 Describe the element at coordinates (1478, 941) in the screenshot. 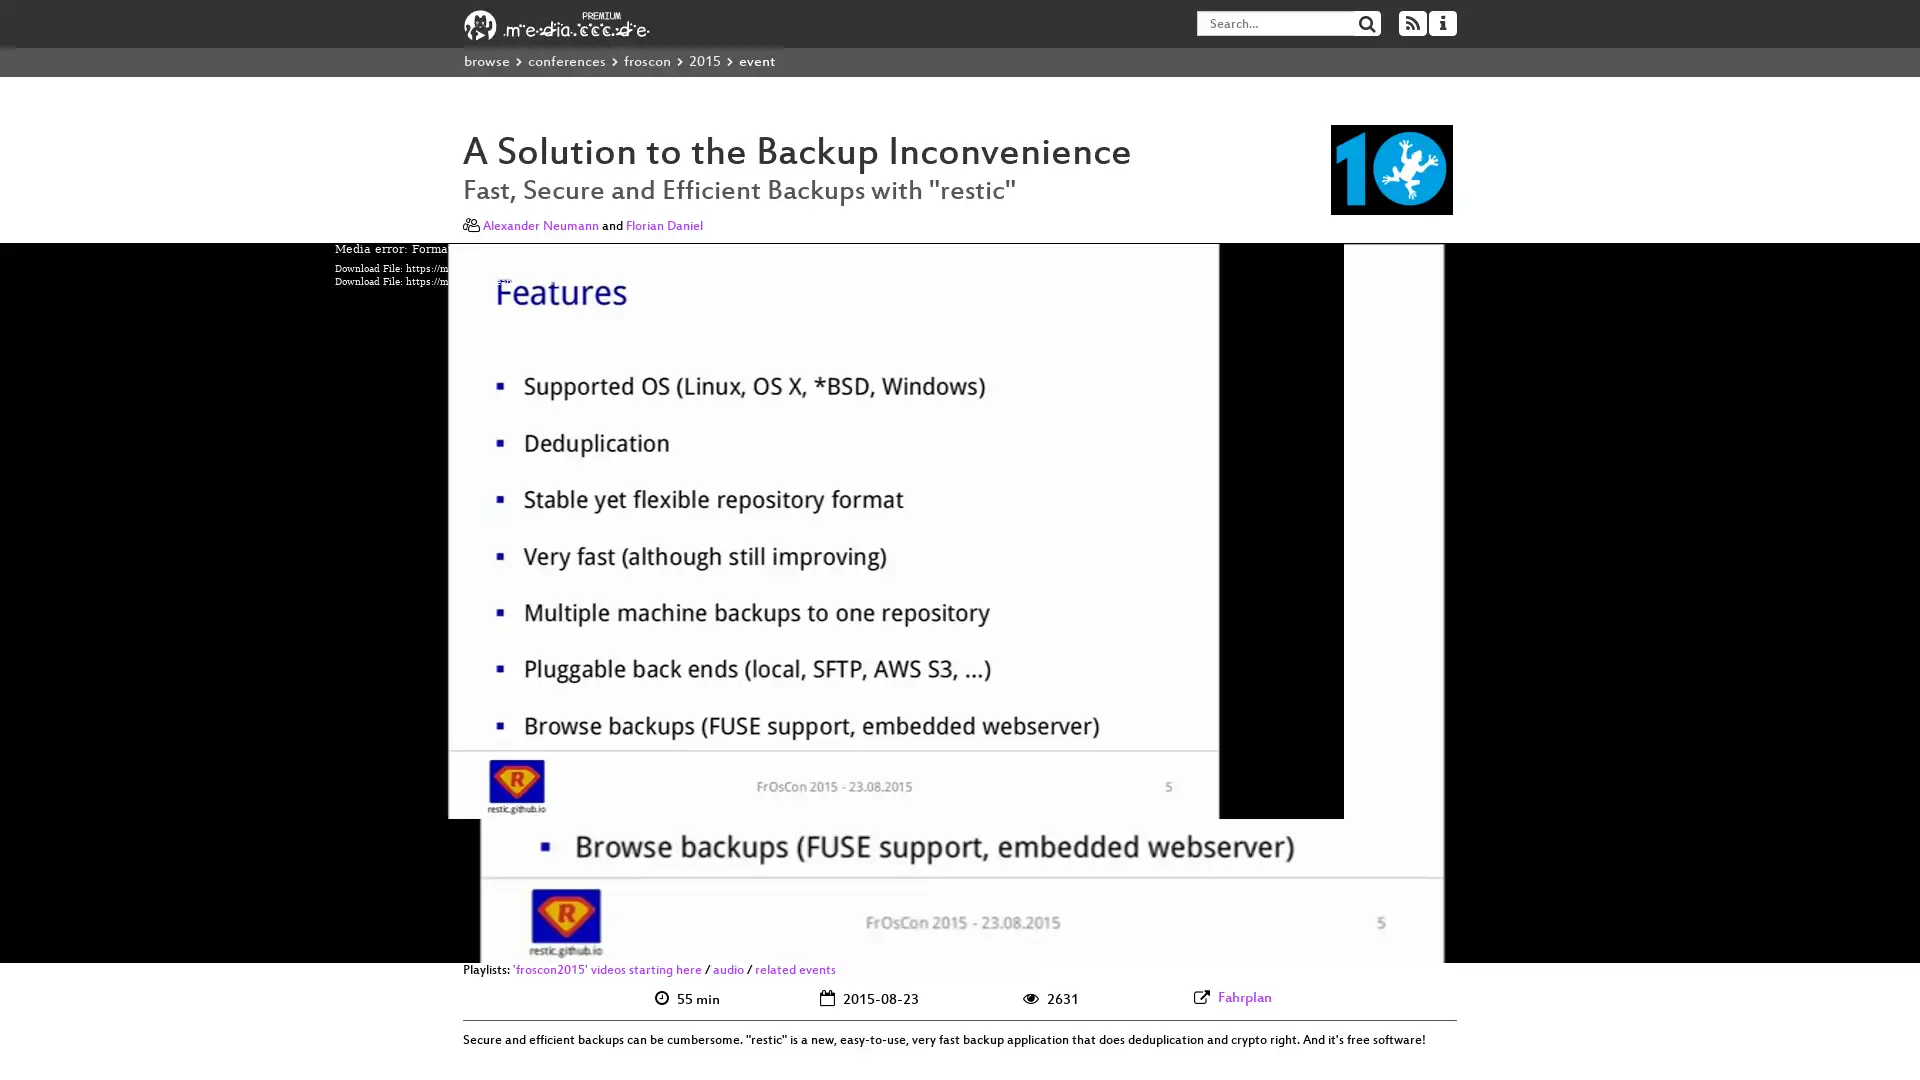

I see `Mute` at that location.